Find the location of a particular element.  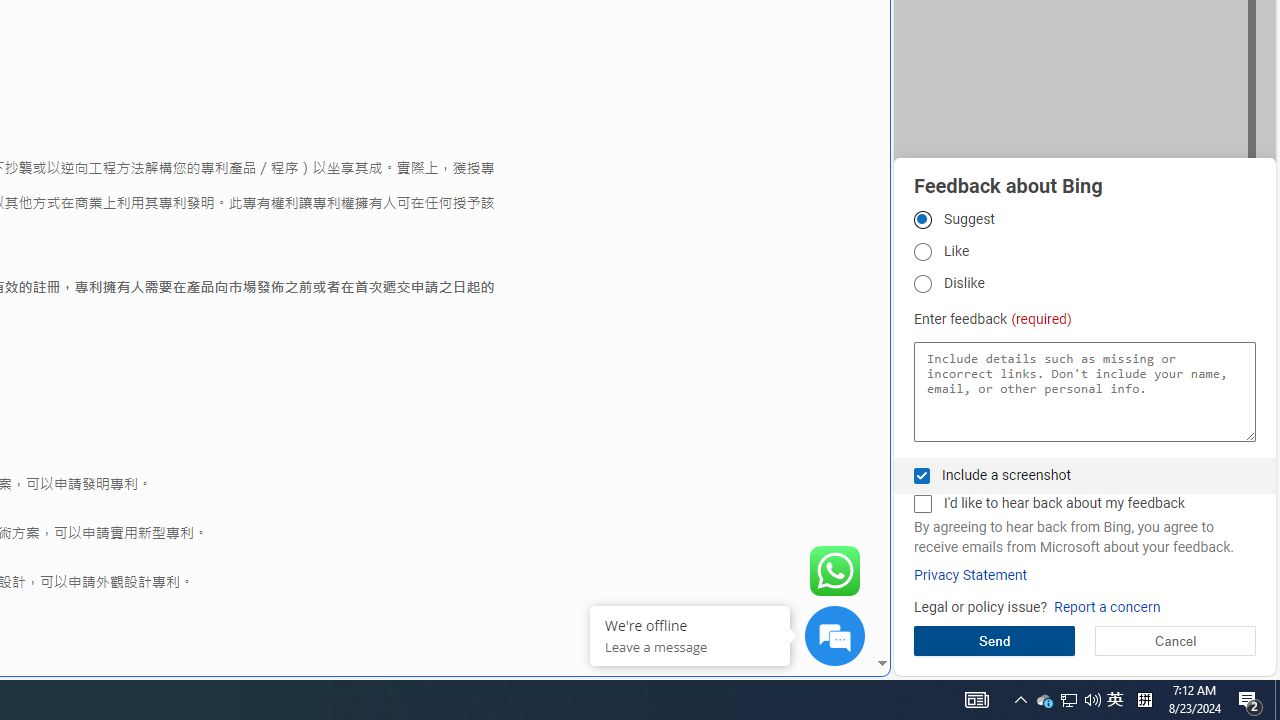

'Report a concern' is located at coordinates (1106, 606).